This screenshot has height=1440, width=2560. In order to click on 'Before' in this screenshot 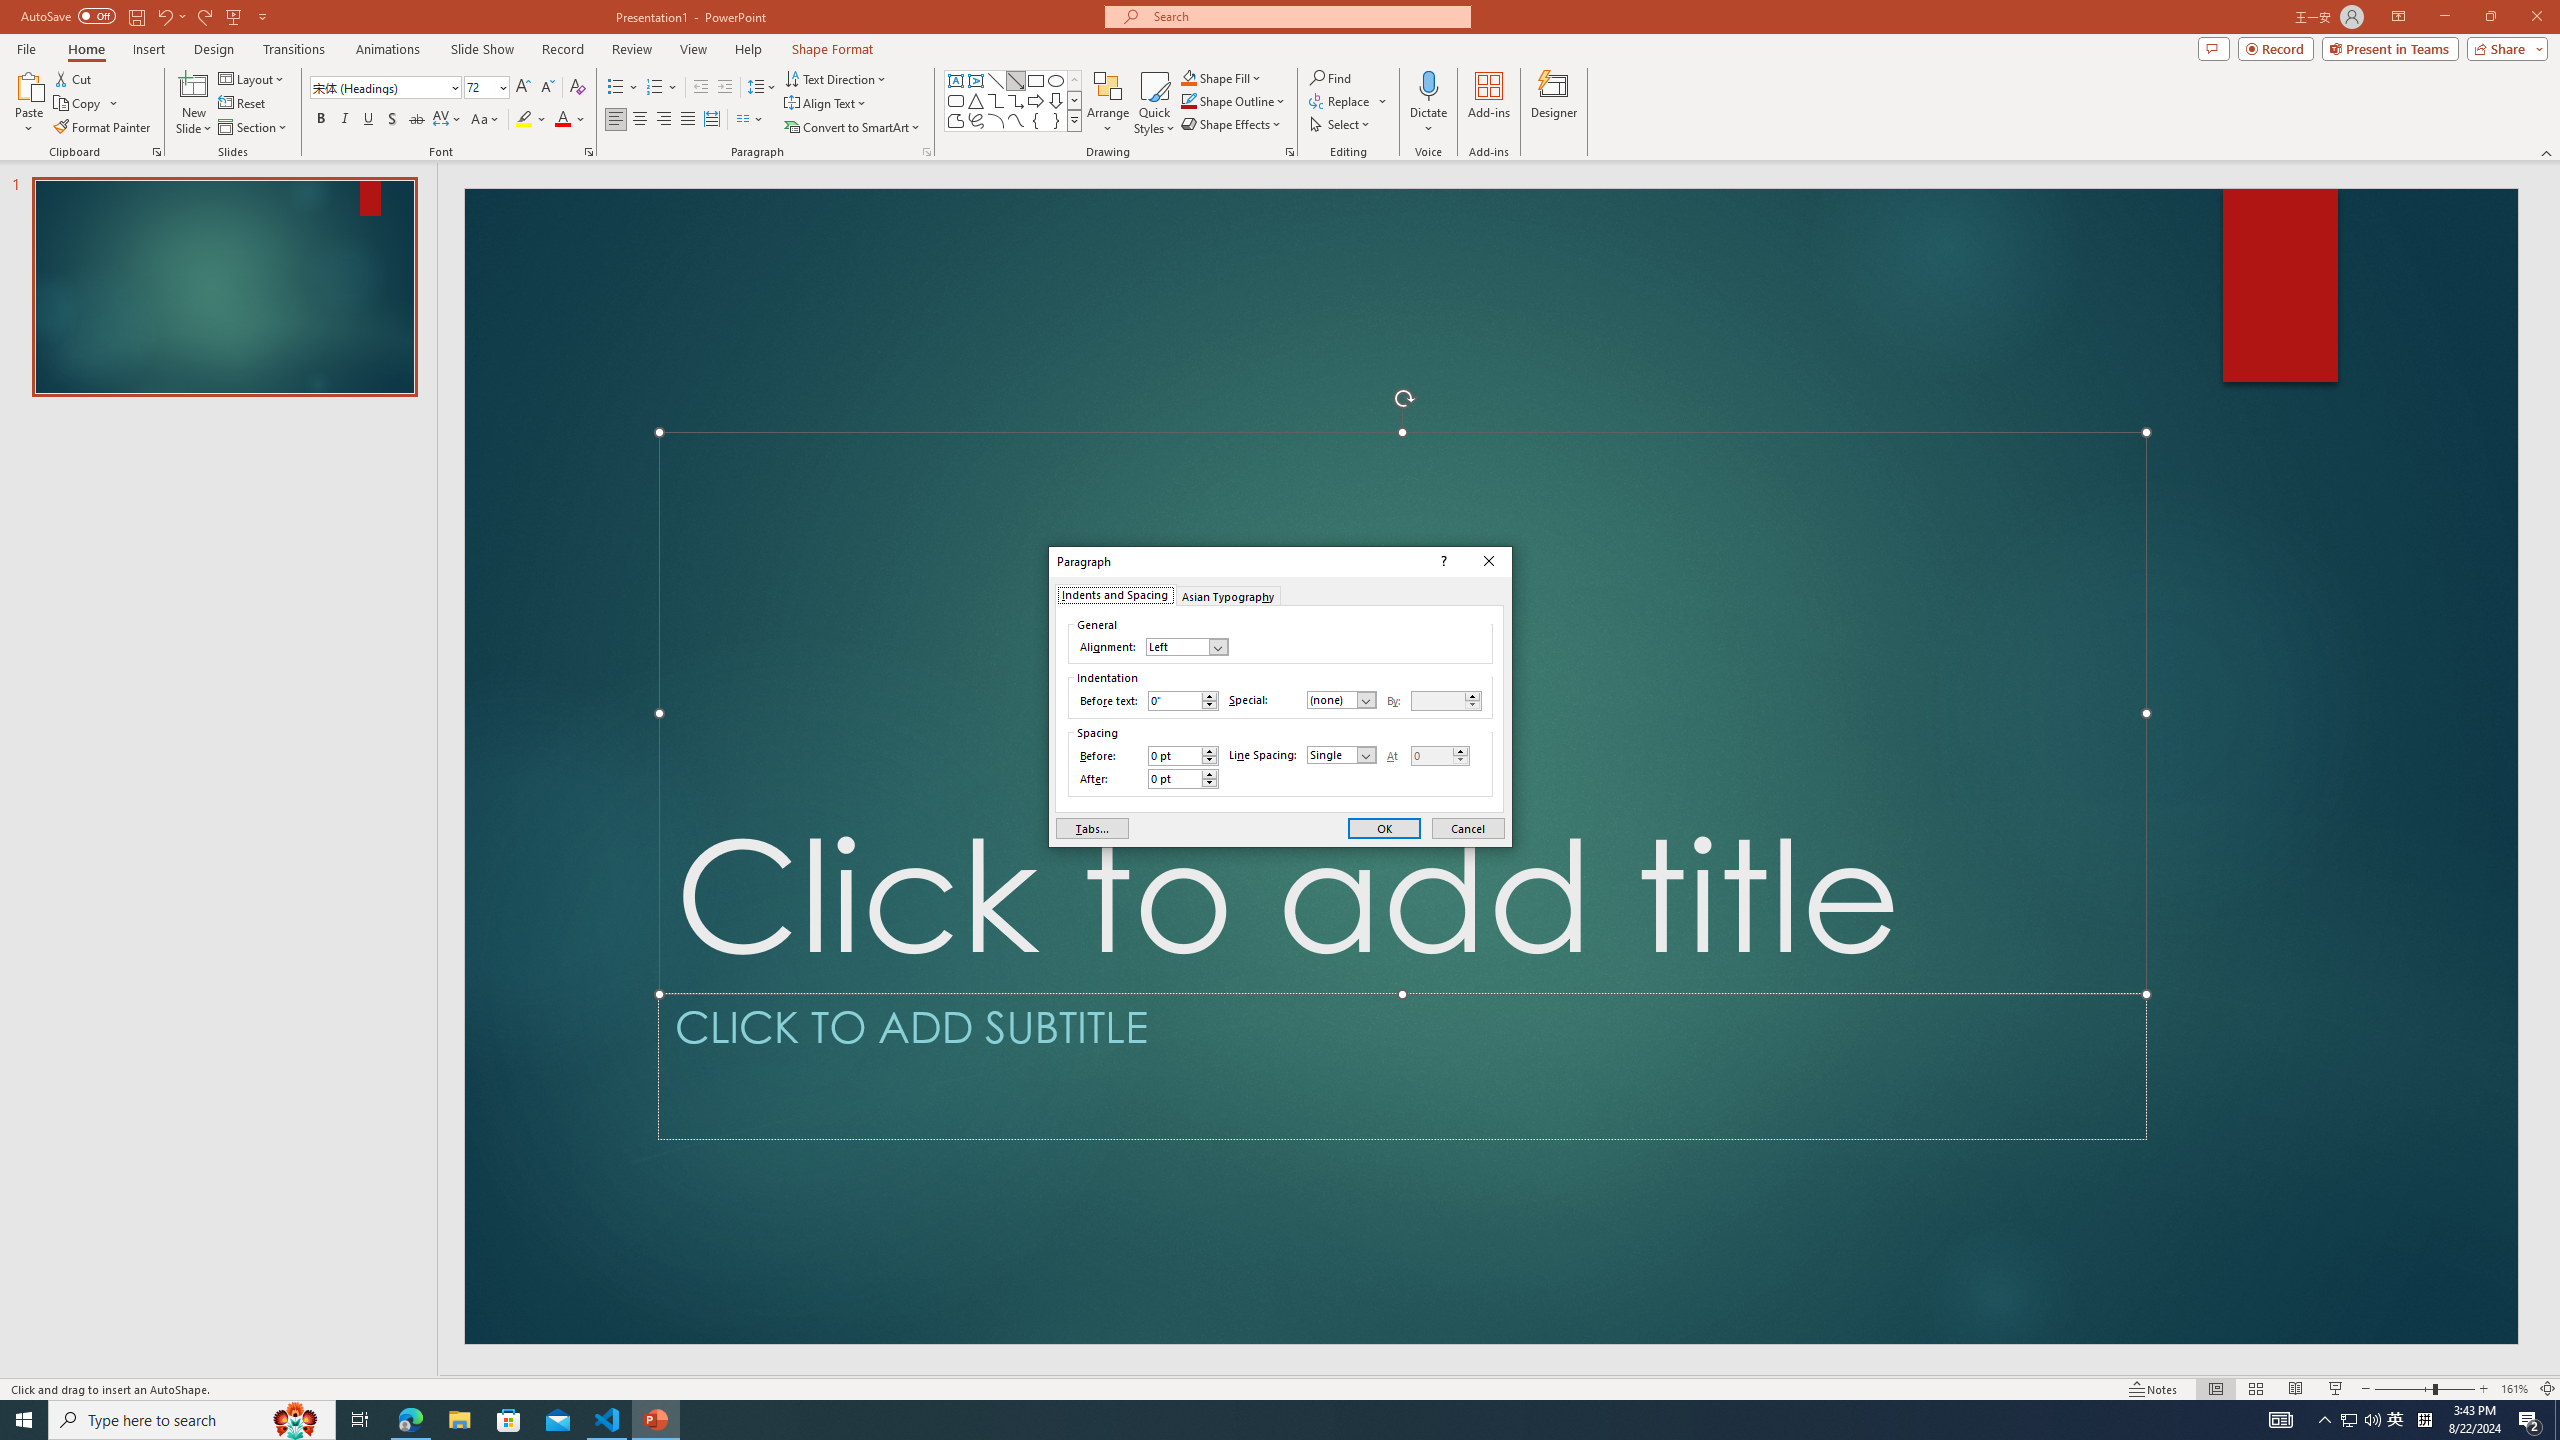, I will do `click(1174, 755)`.